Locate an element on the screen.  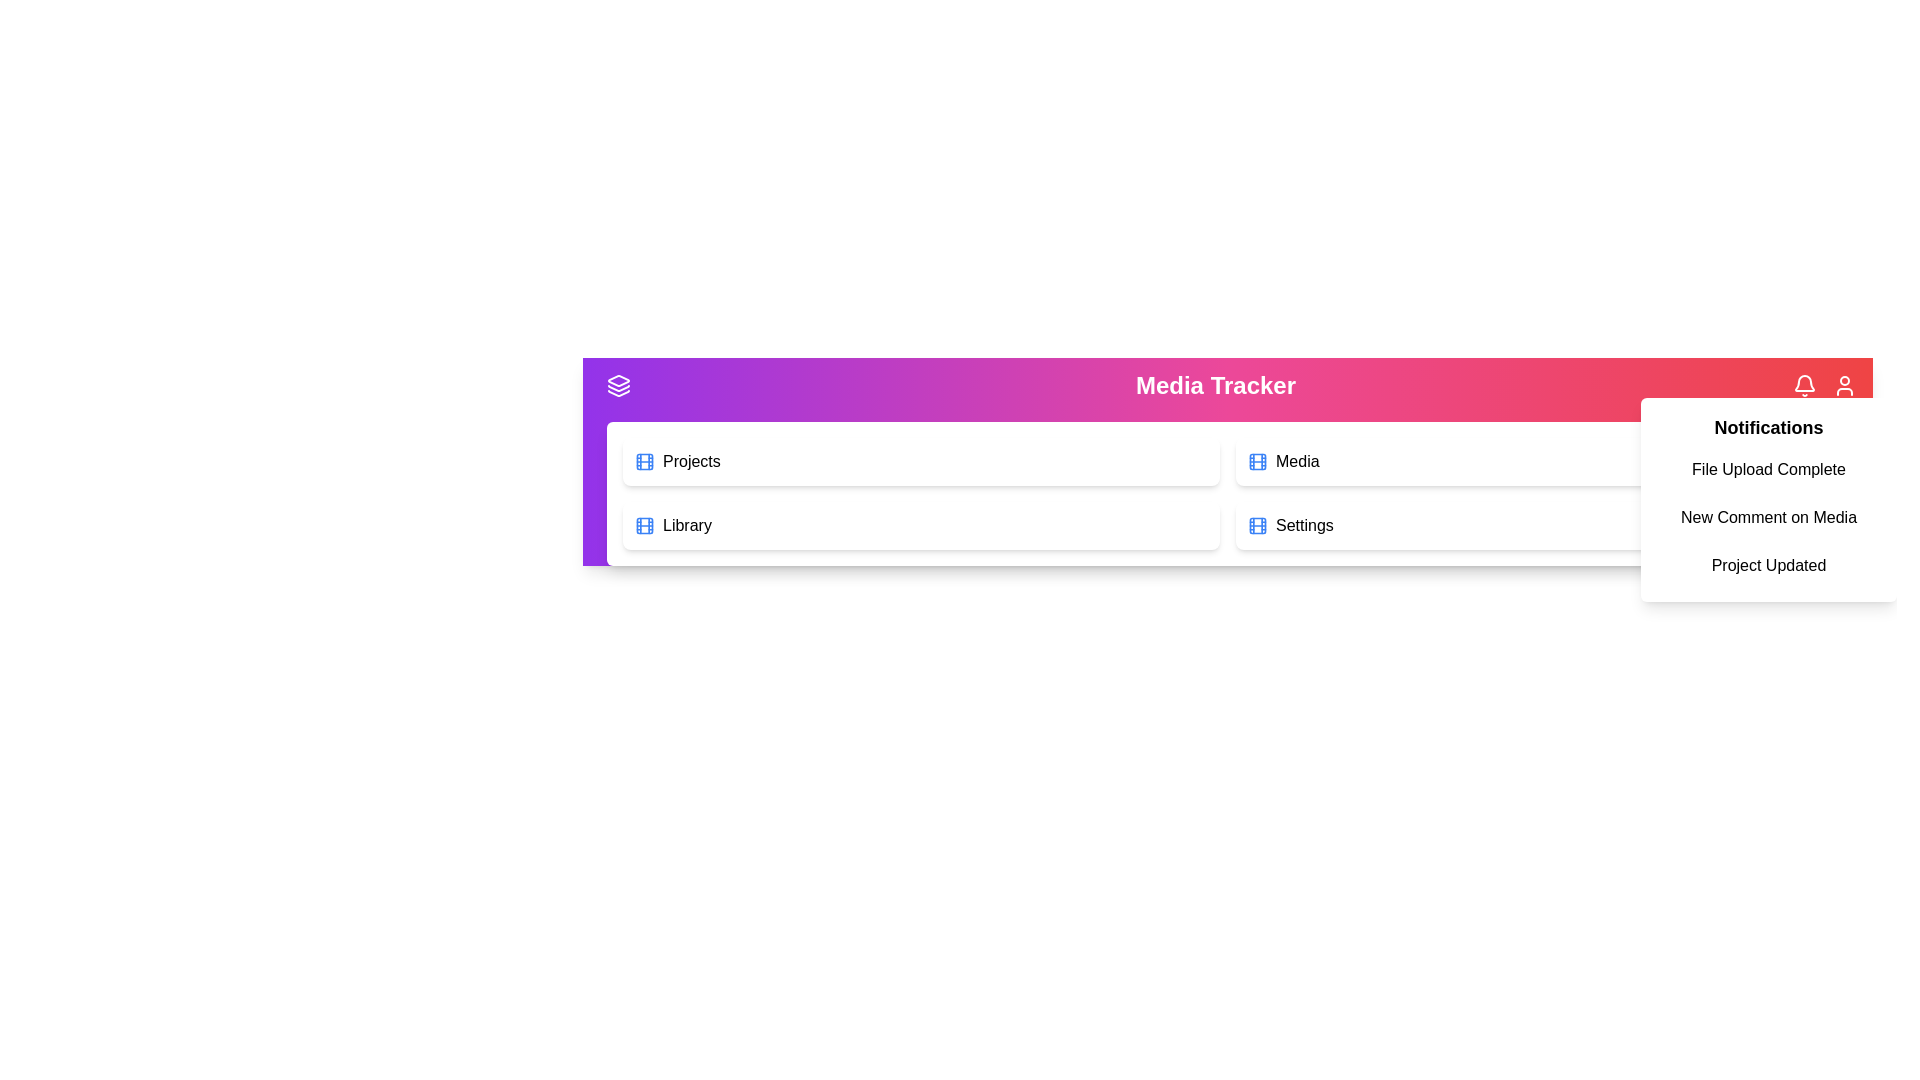
the navigation menu item Media is located at coordinates (1533, 462).